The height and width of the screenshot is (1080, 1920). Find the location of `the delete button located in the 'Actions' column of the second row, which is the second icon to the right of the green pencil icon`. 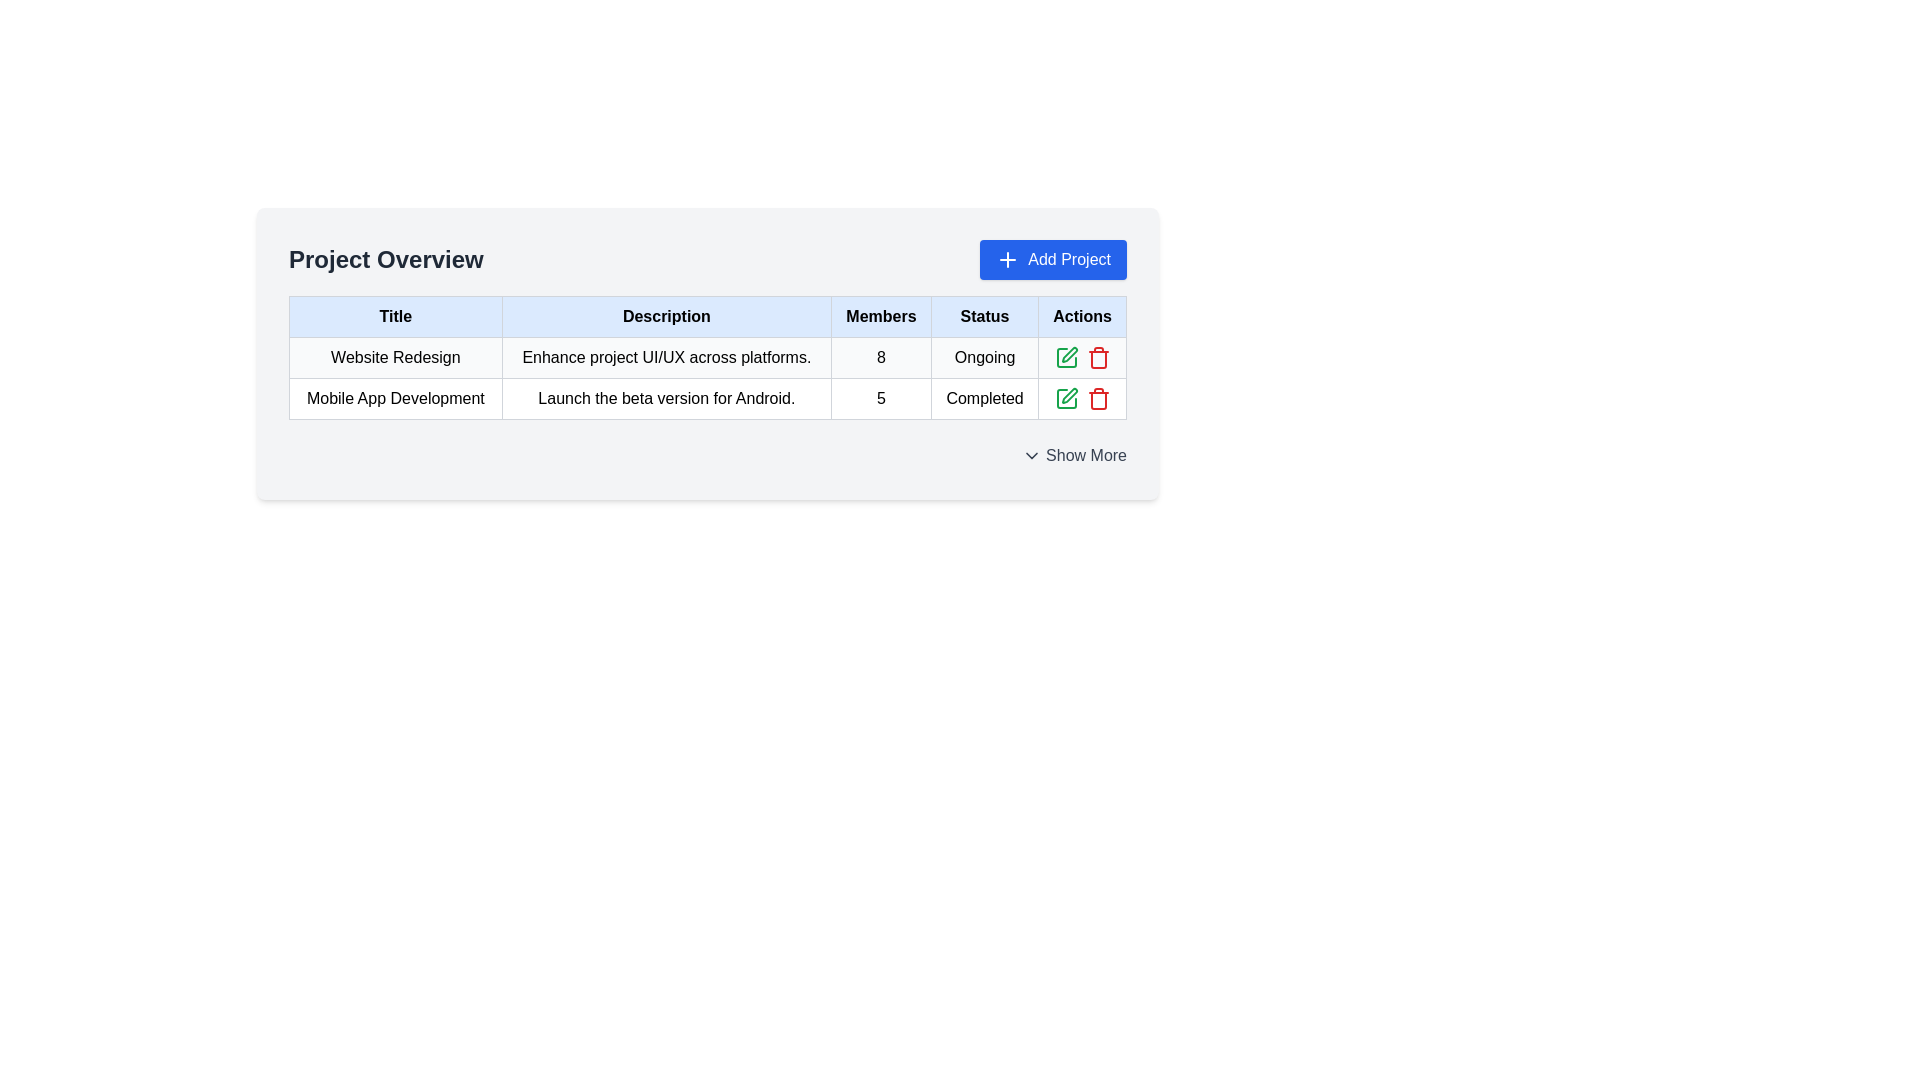

the delete button located in the 'Actions' column of the second row, which is the second icon to the right of the green pencil icon is located at coordinates (1097, 398).